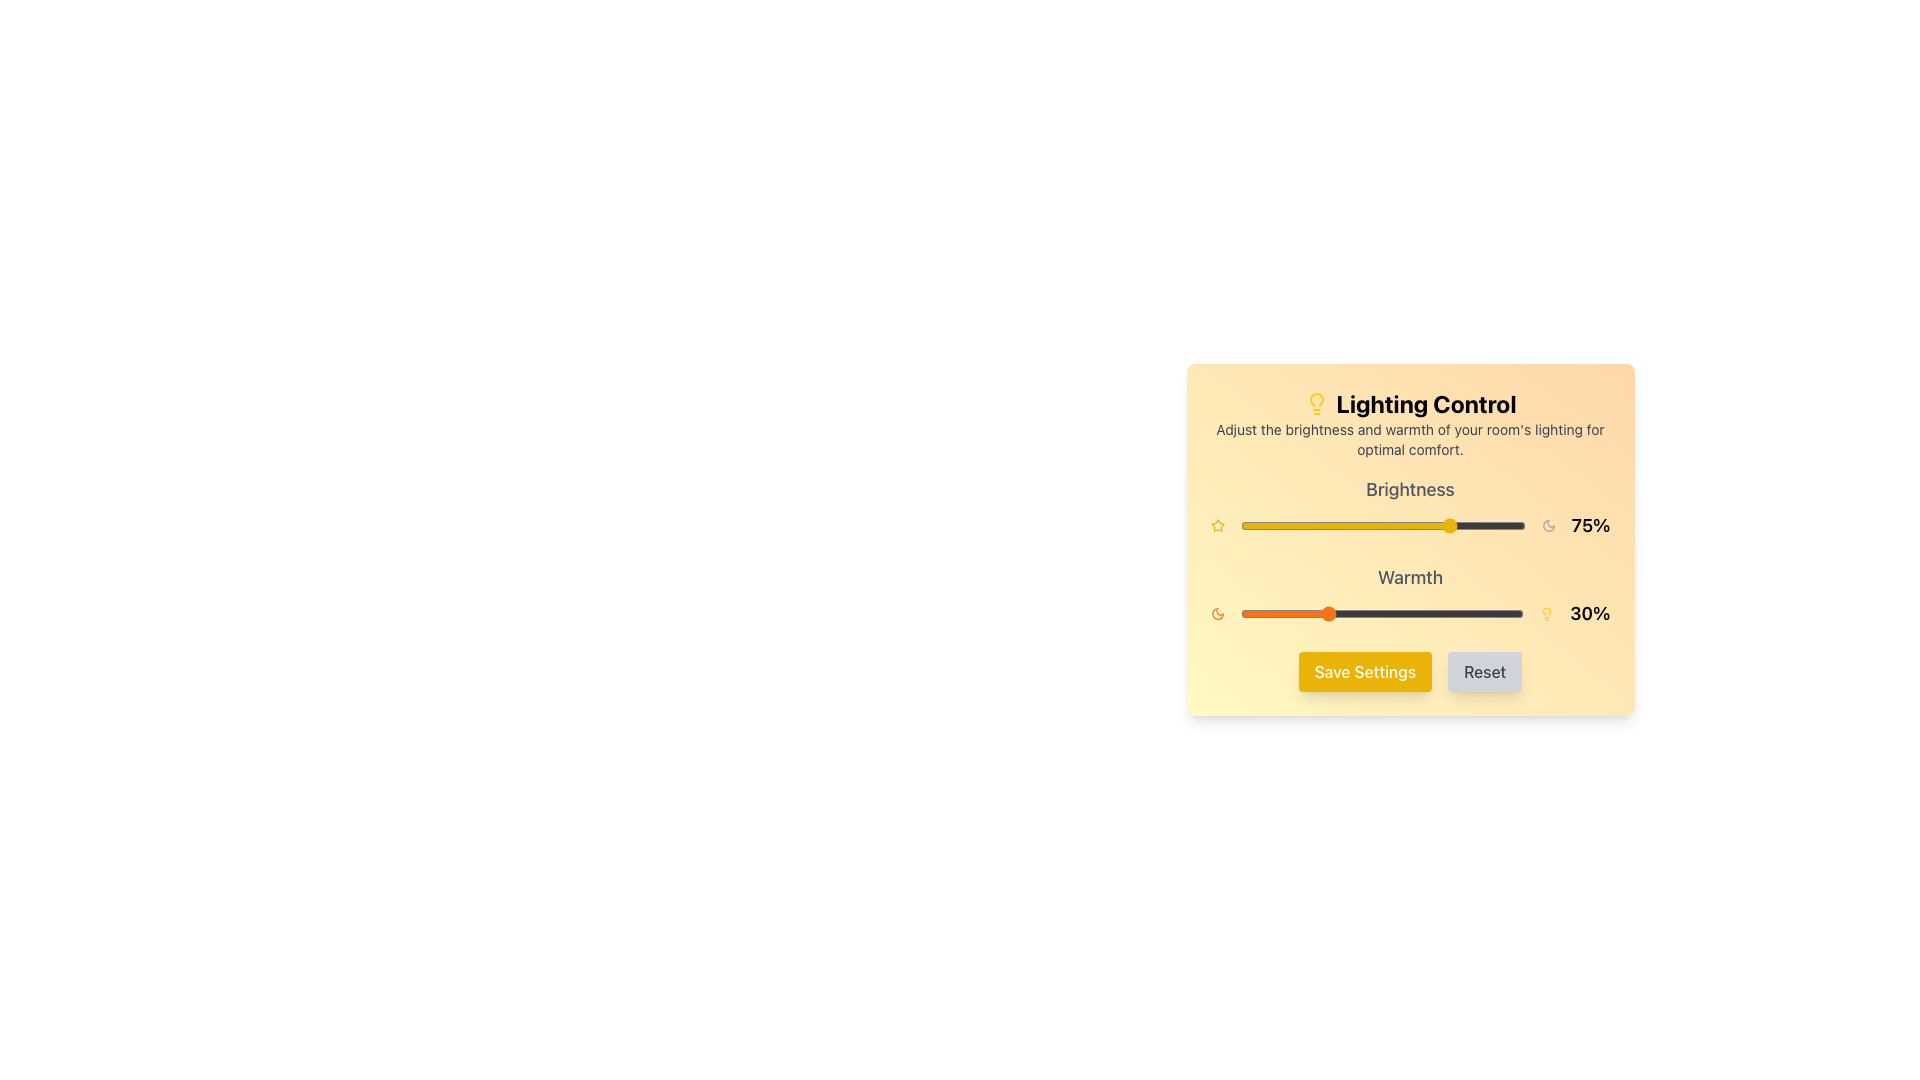 This screenshot has width=1920, height=1080. What do you see at coordinates (1253, 524) in the screenshot?
I see `brightness` at bounding box center [1253, 524].